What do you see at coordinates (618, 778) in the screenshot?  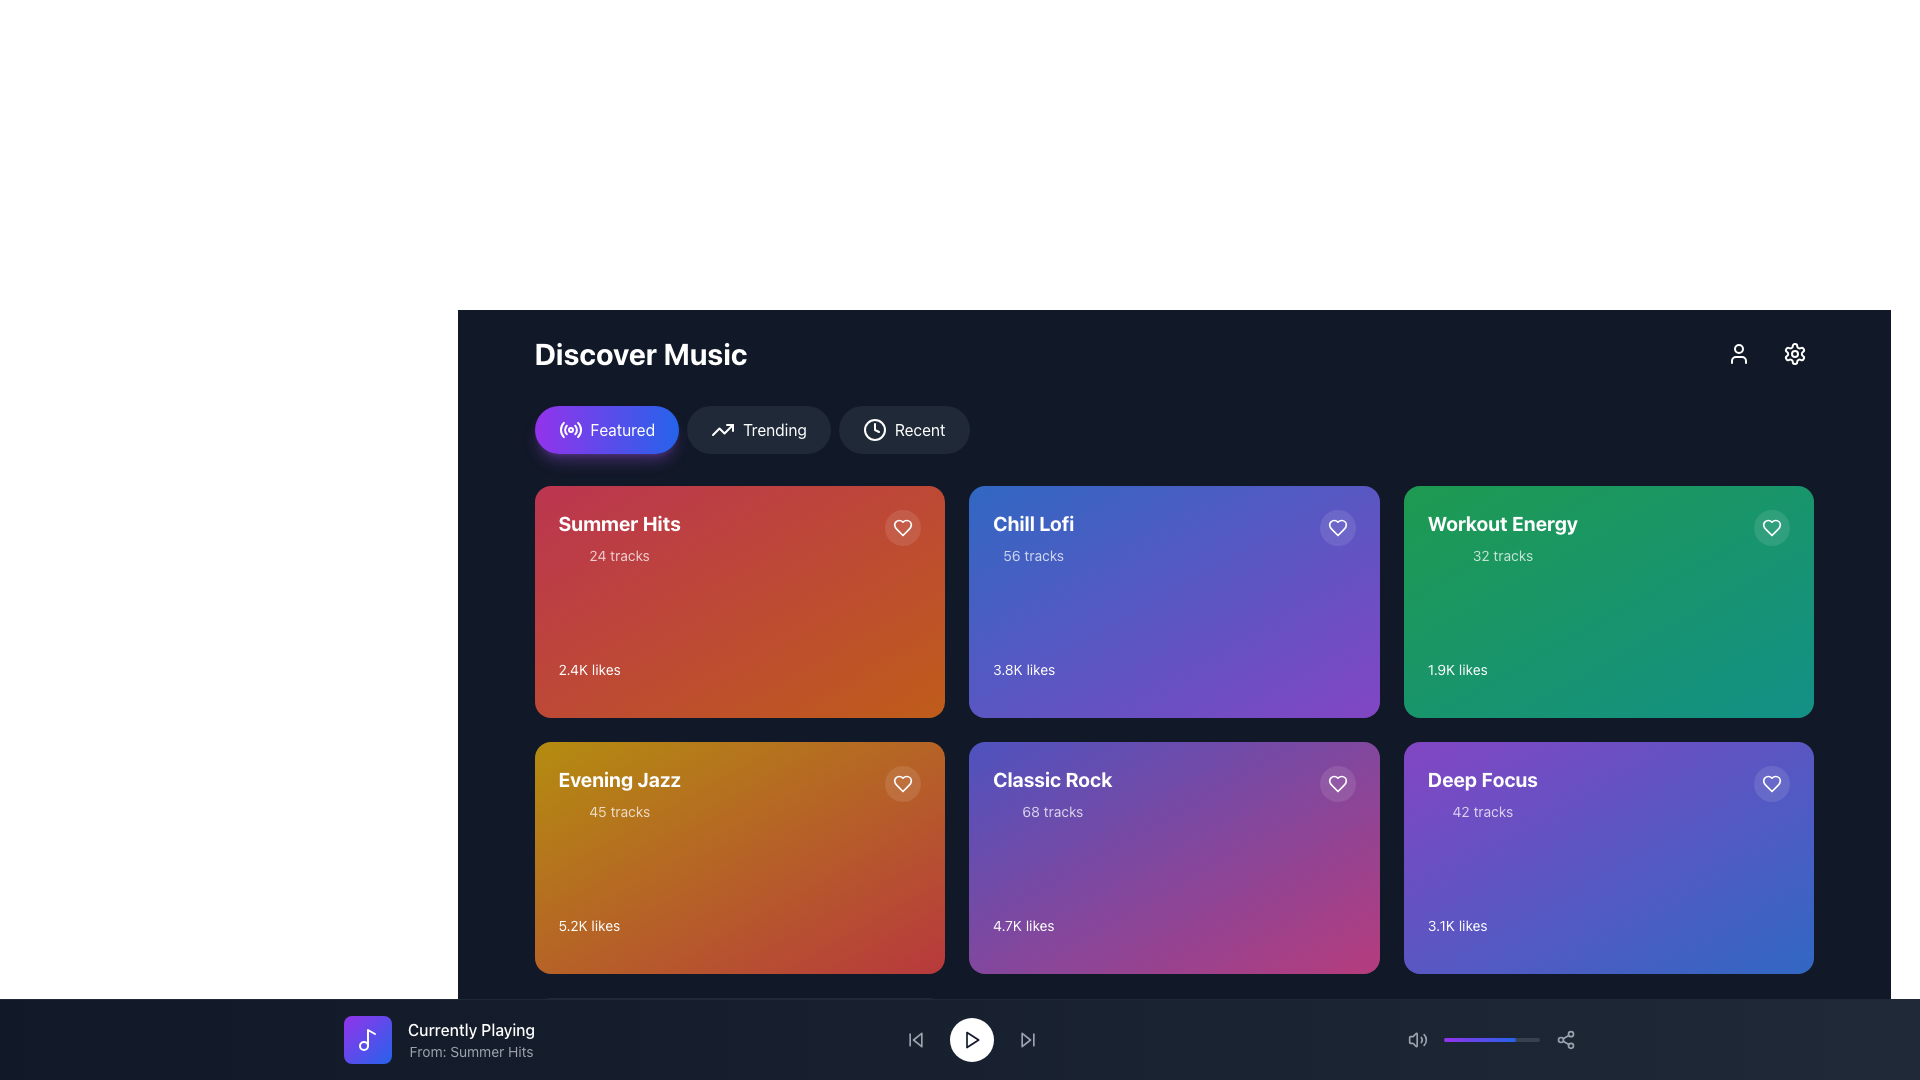 I see `the 'Evening Jazz' text label that displays the title of a music playlist, located in the bottom-left quadrant of the grid layout` at bounding box center [618, 778].